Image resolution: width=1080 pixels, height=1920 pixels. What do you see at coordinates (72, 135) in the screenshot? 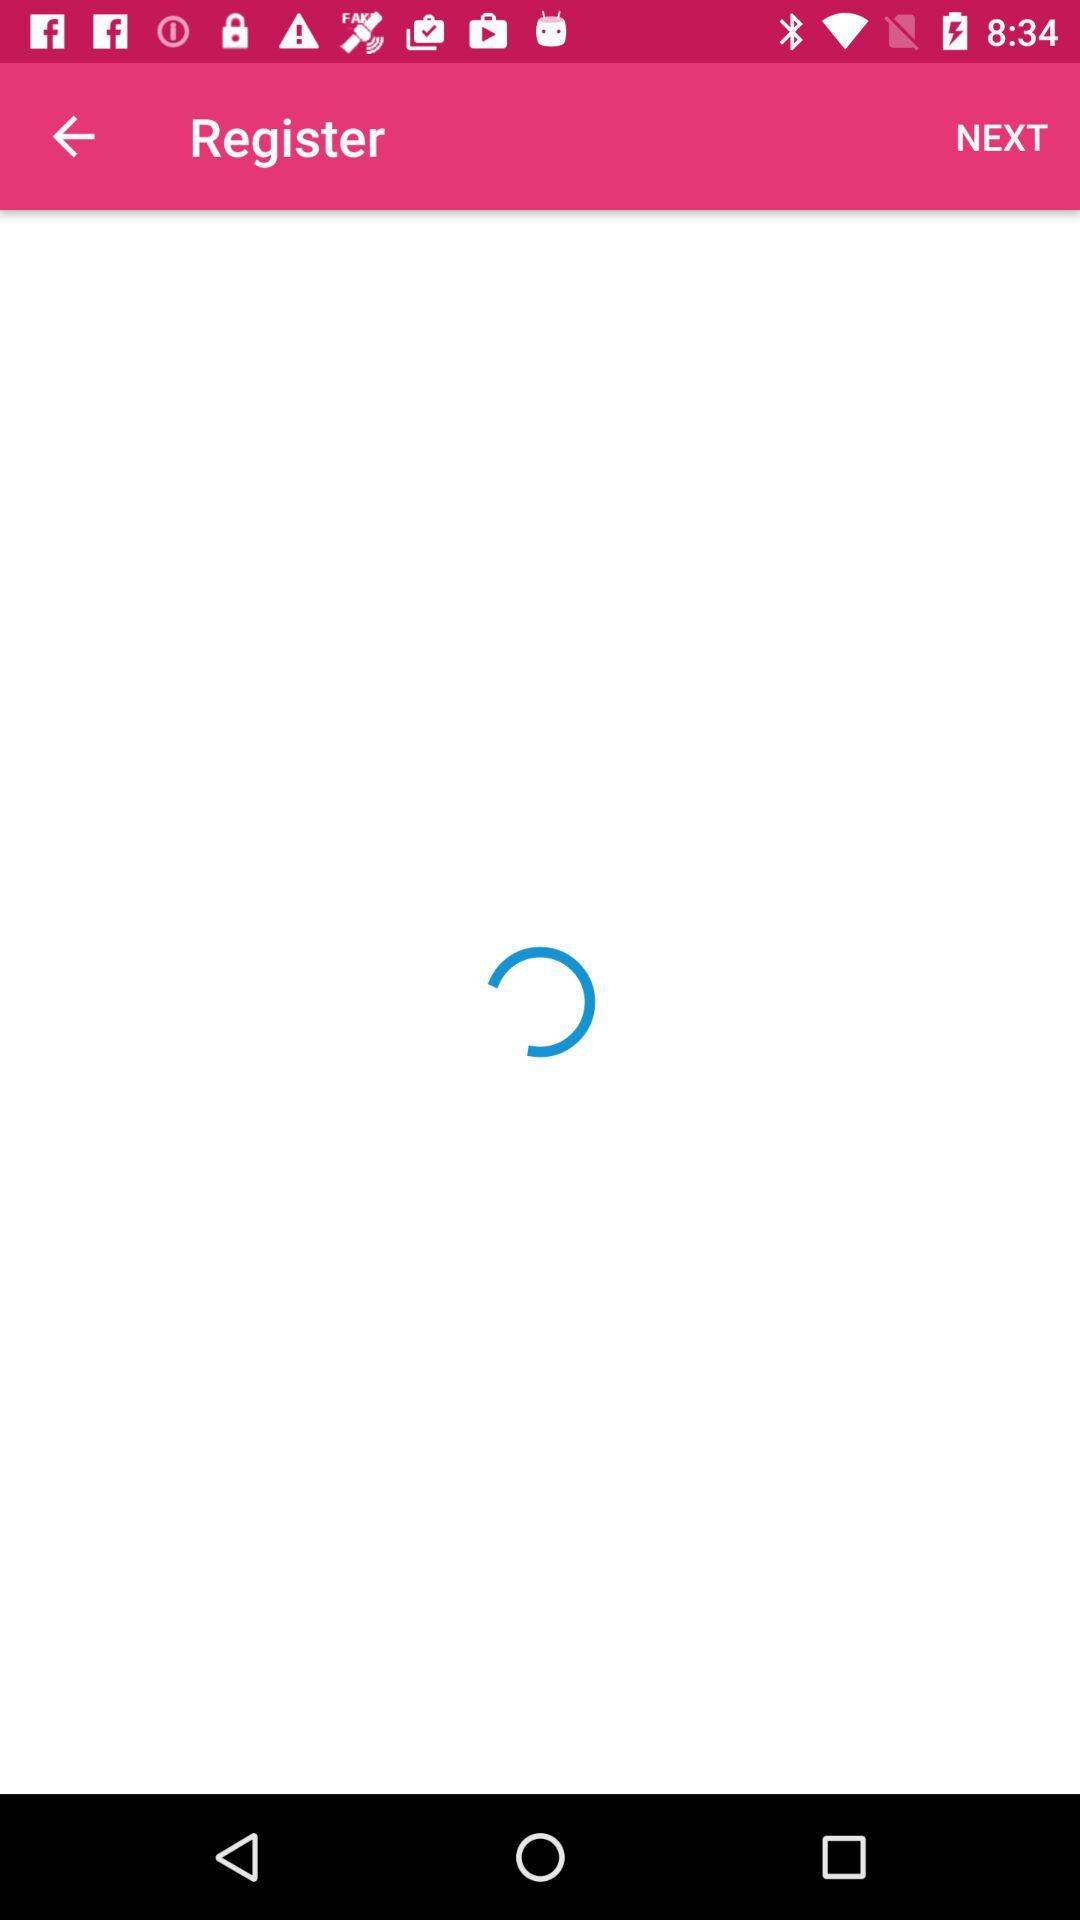
I see `item to the left of the register icon` at bounding box center [72, 135].